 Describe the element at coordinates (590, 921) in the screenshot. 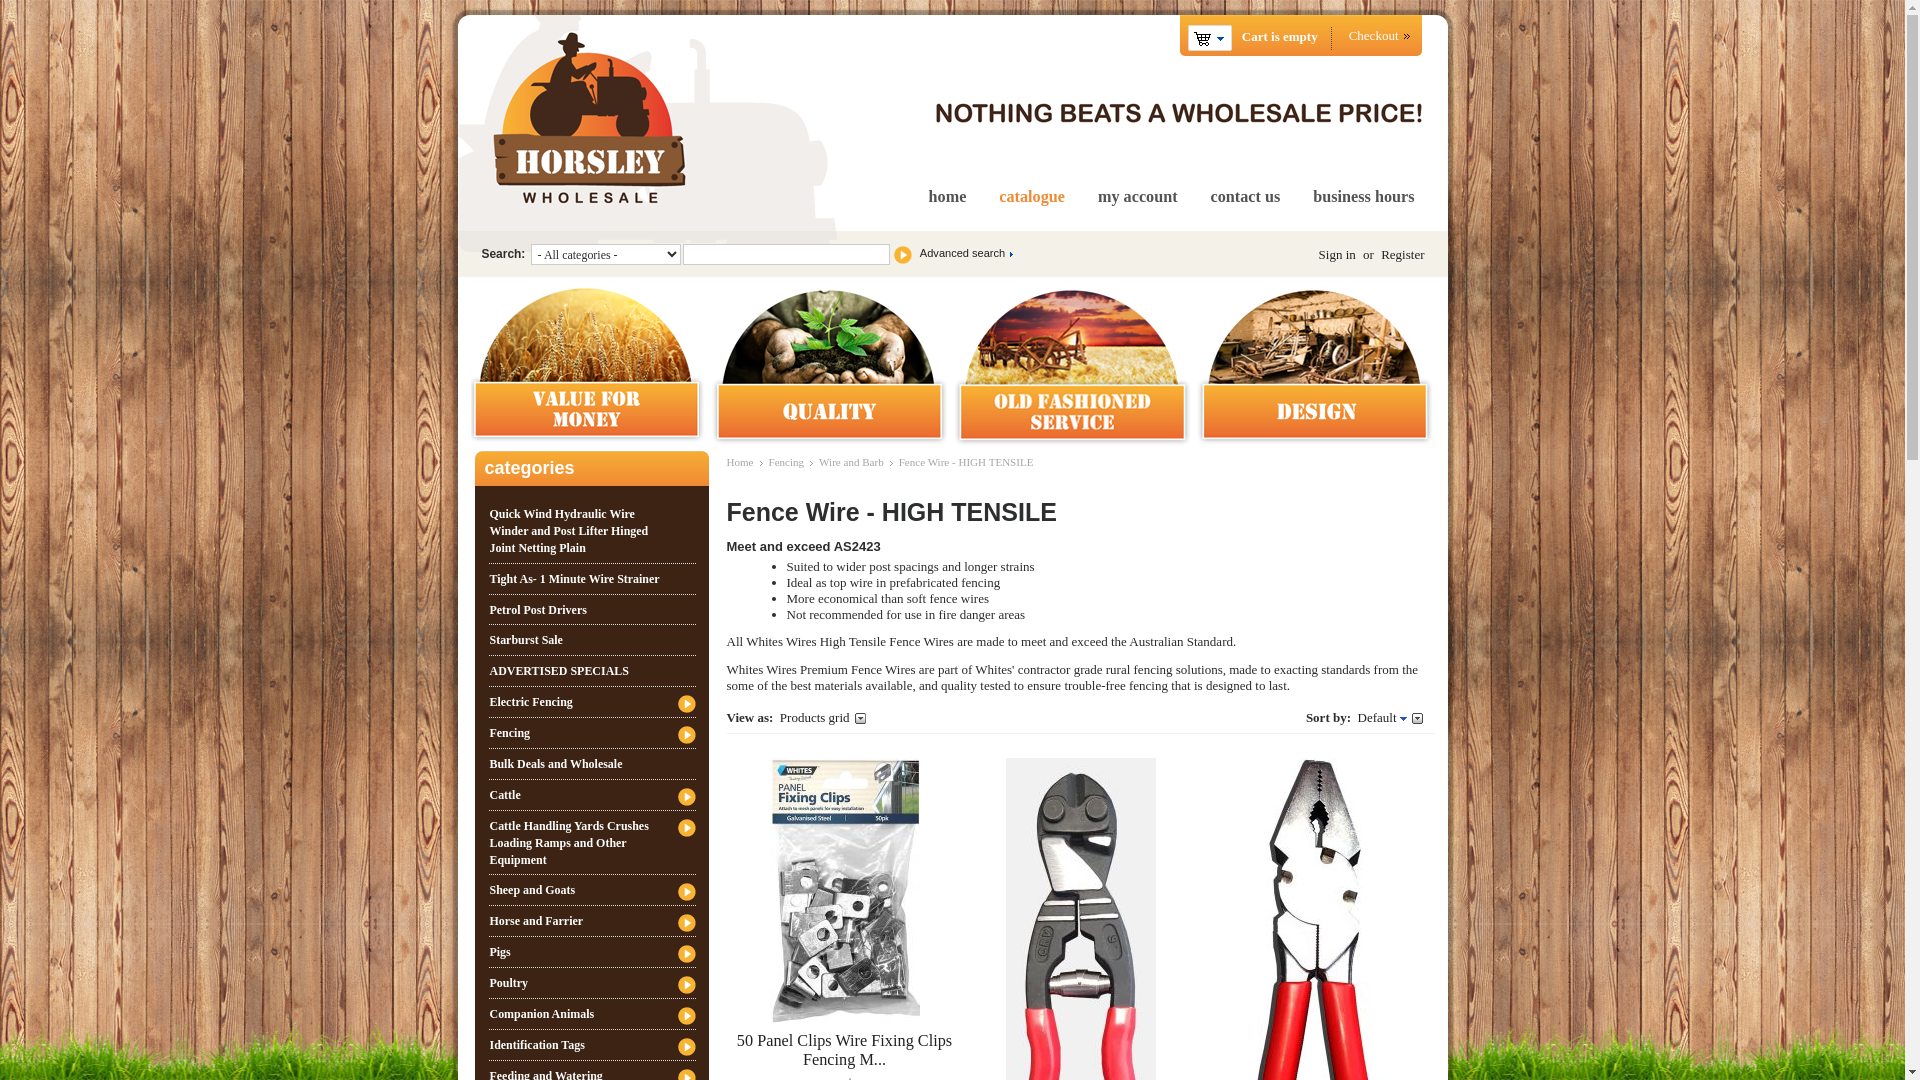

I see `'Horse and Farrier'` at that location.